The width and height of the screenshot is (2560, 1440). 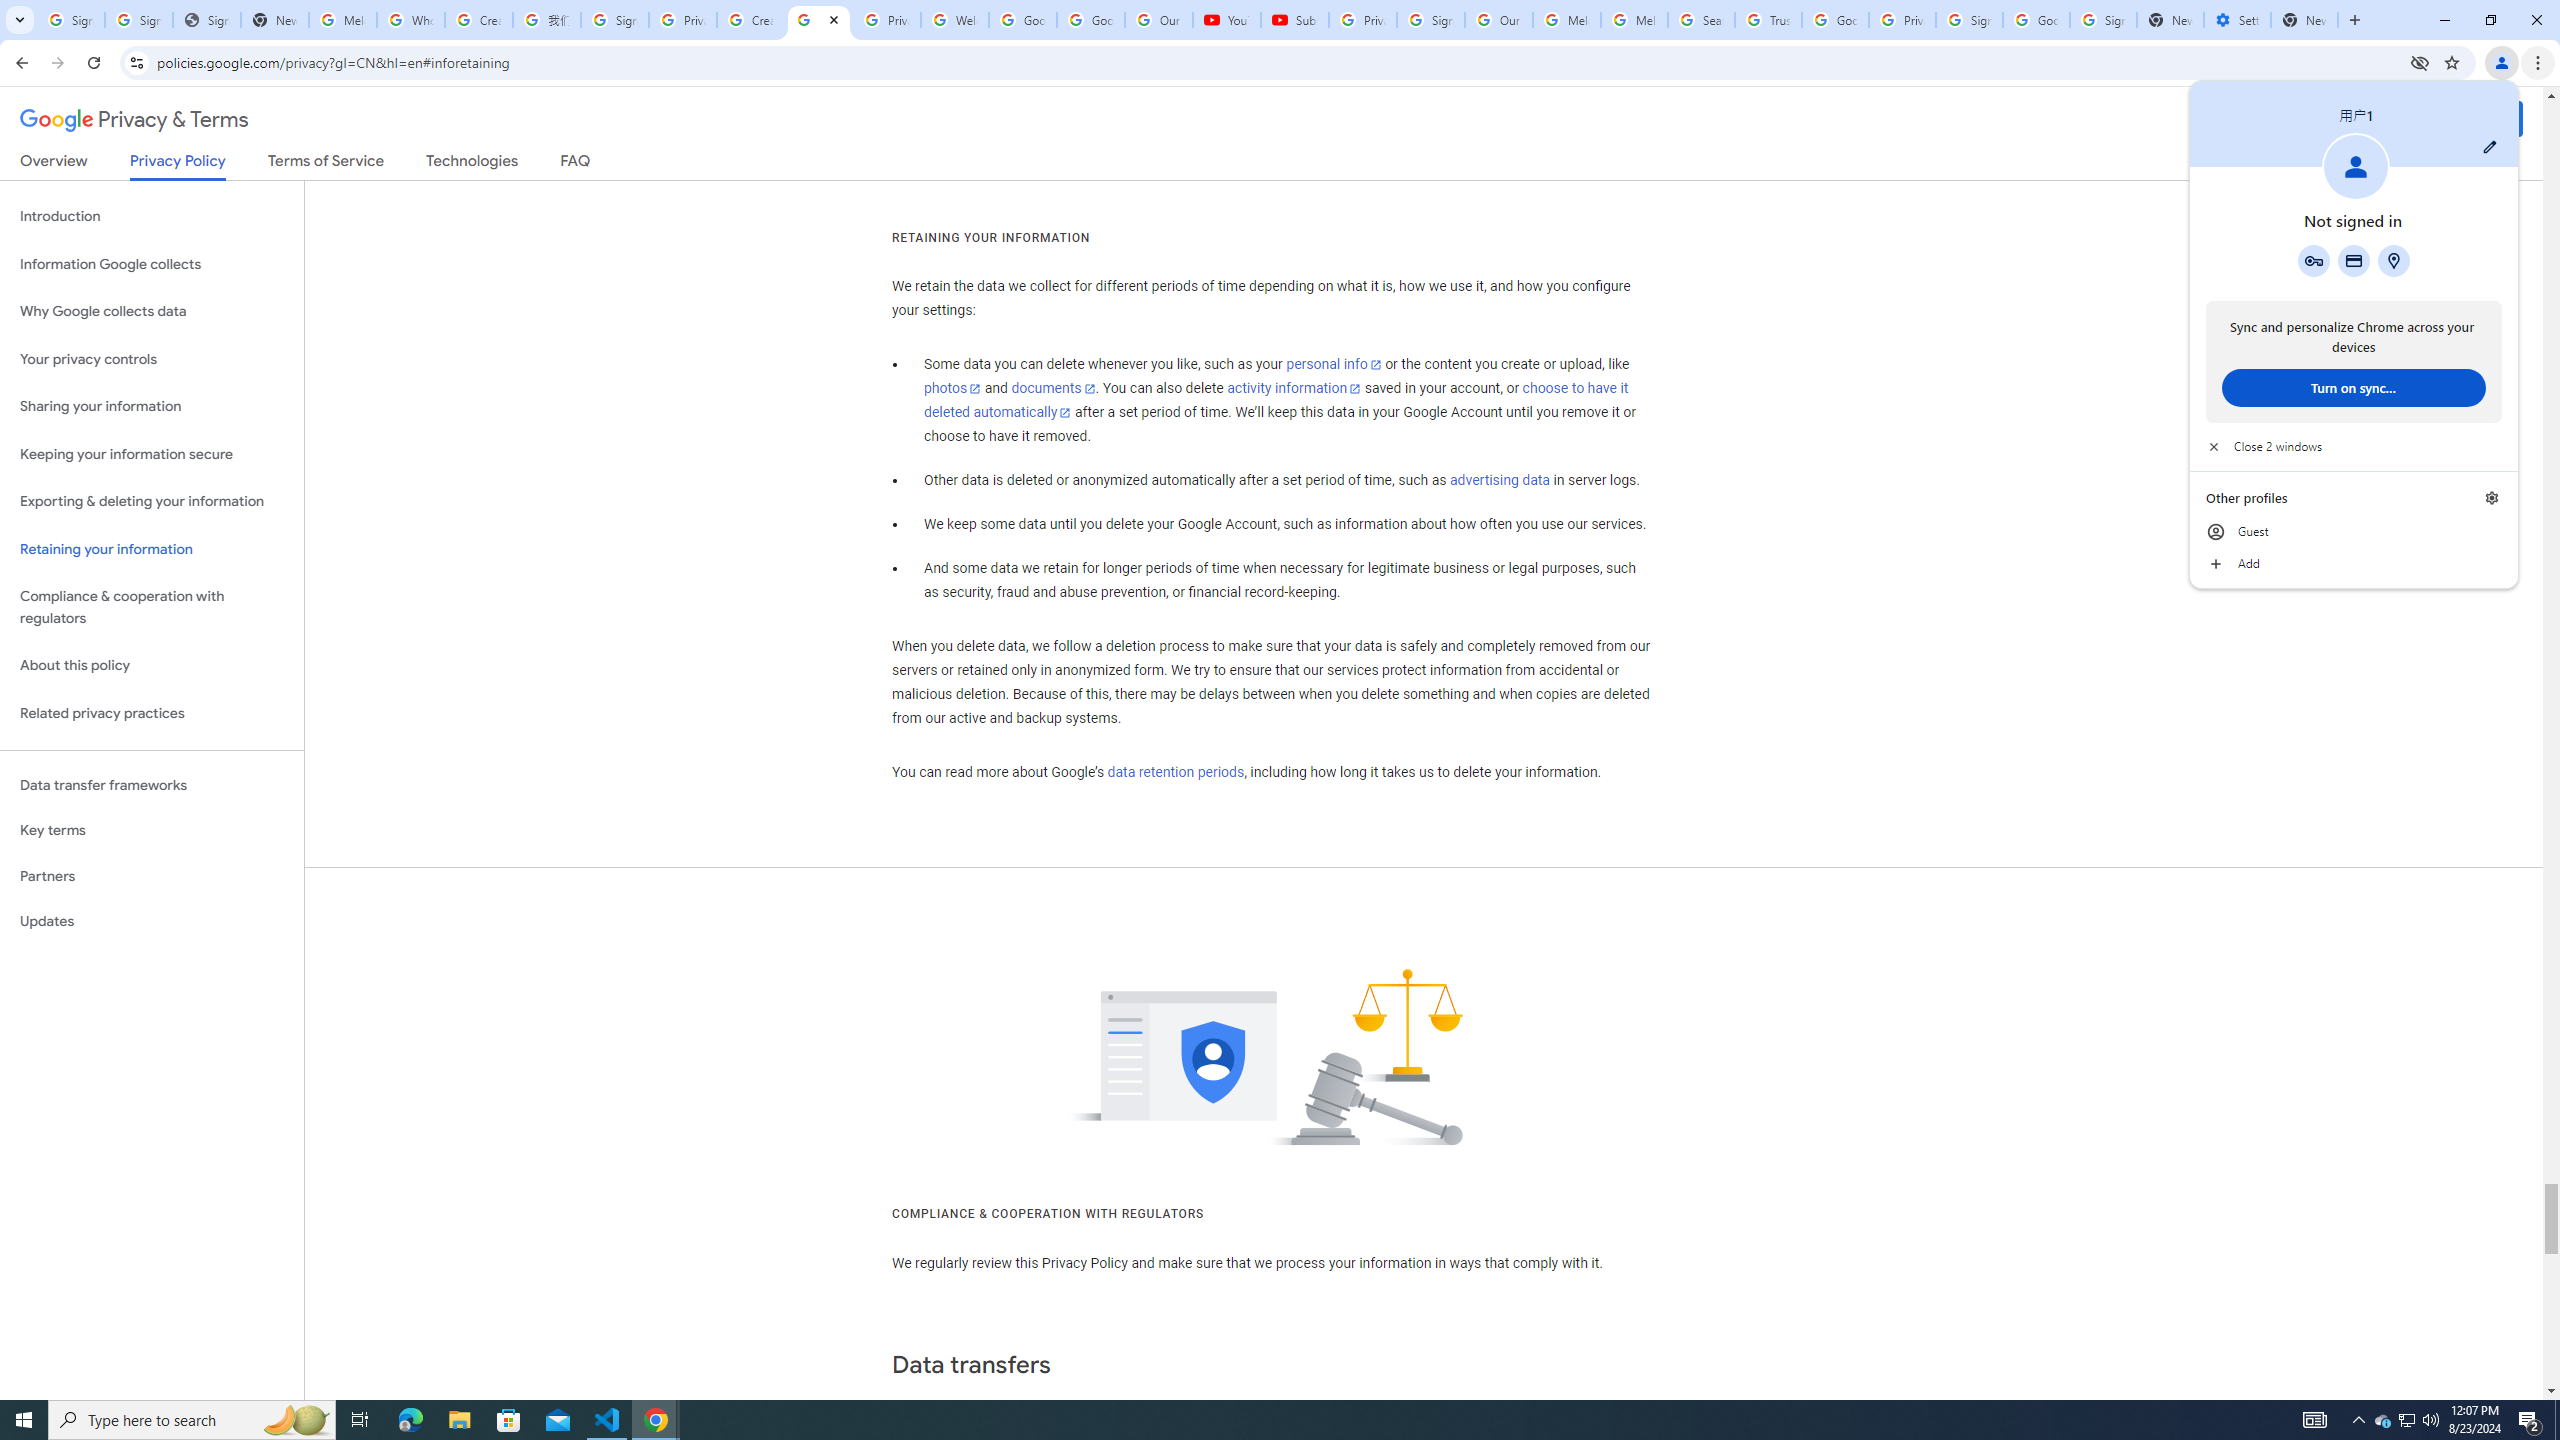 What do you see at coordinates (24, 1418) in the screenshot?
I see `'Start'` at bounding box center [24, 1418].